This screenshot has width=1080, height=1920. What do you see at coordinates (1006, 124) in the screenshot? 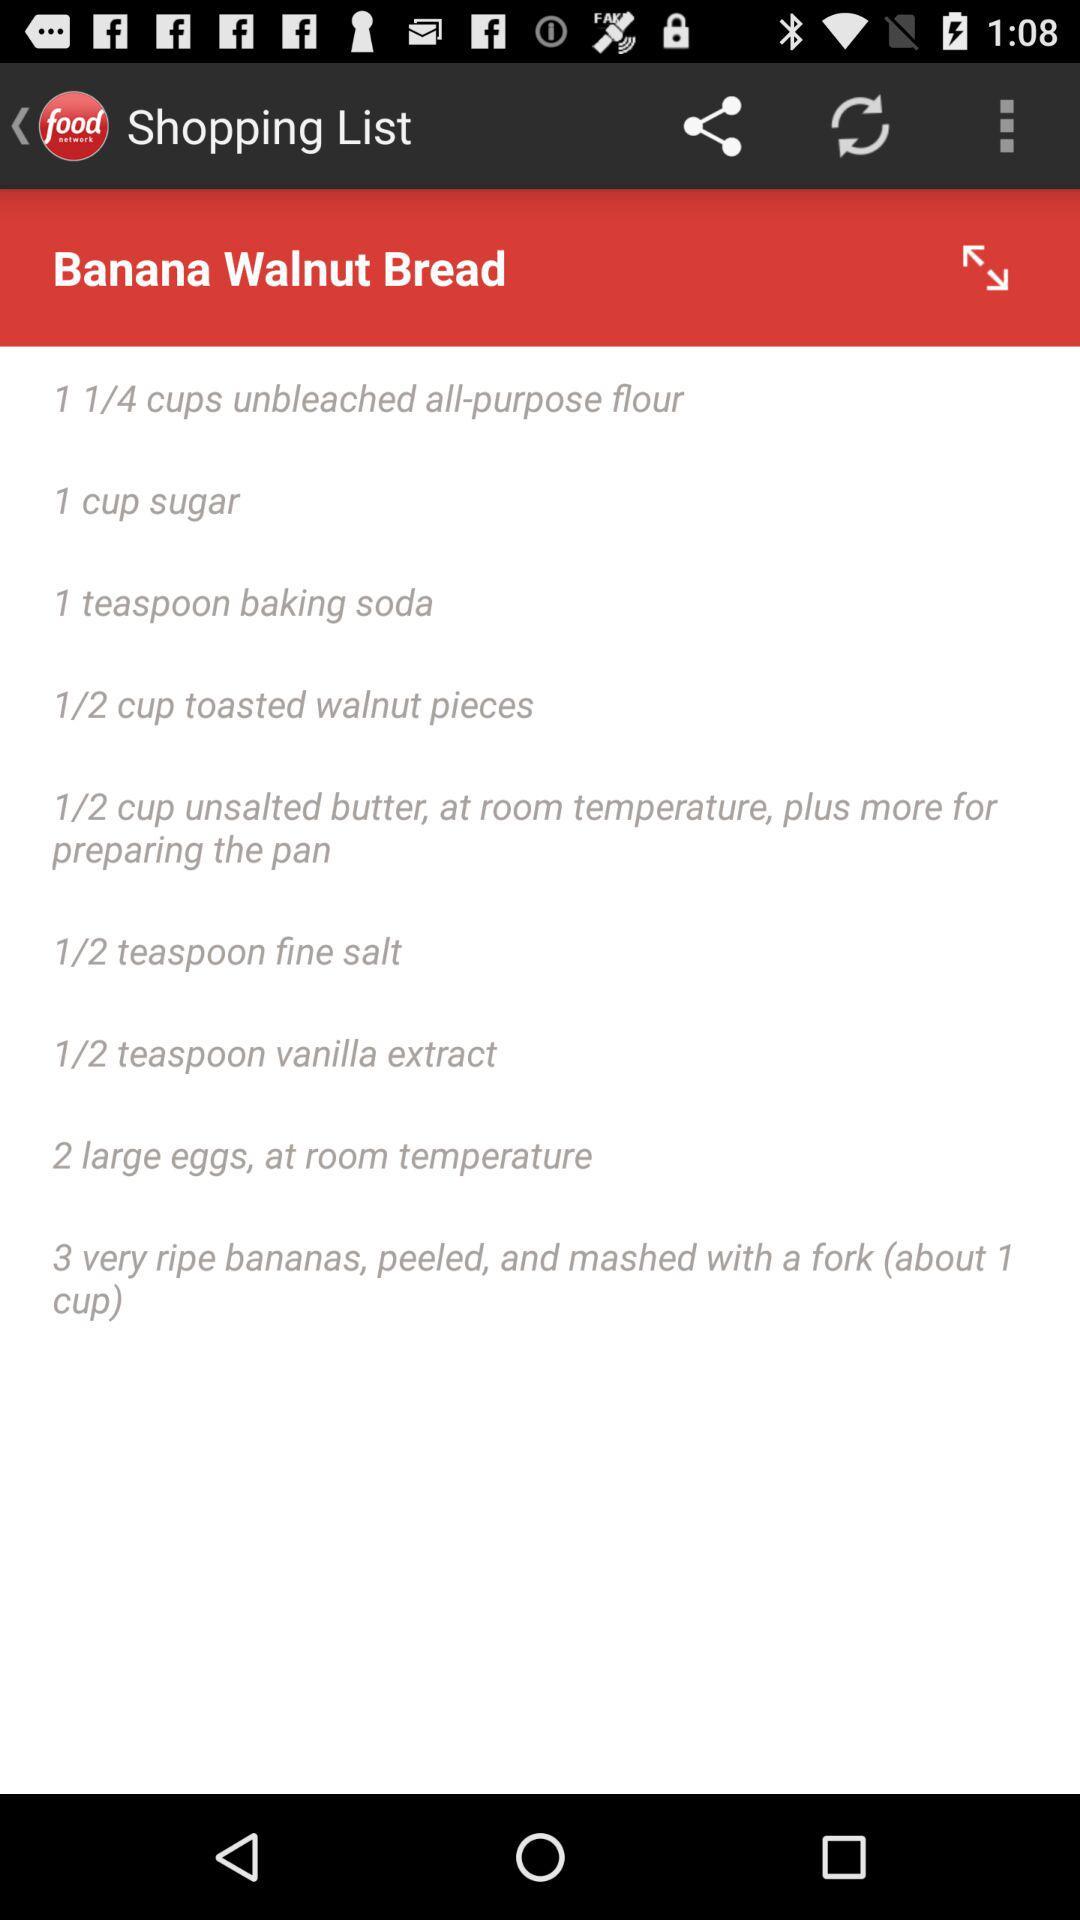
I see `the app above banana walnut bread` at bounding box center [1006, 124].